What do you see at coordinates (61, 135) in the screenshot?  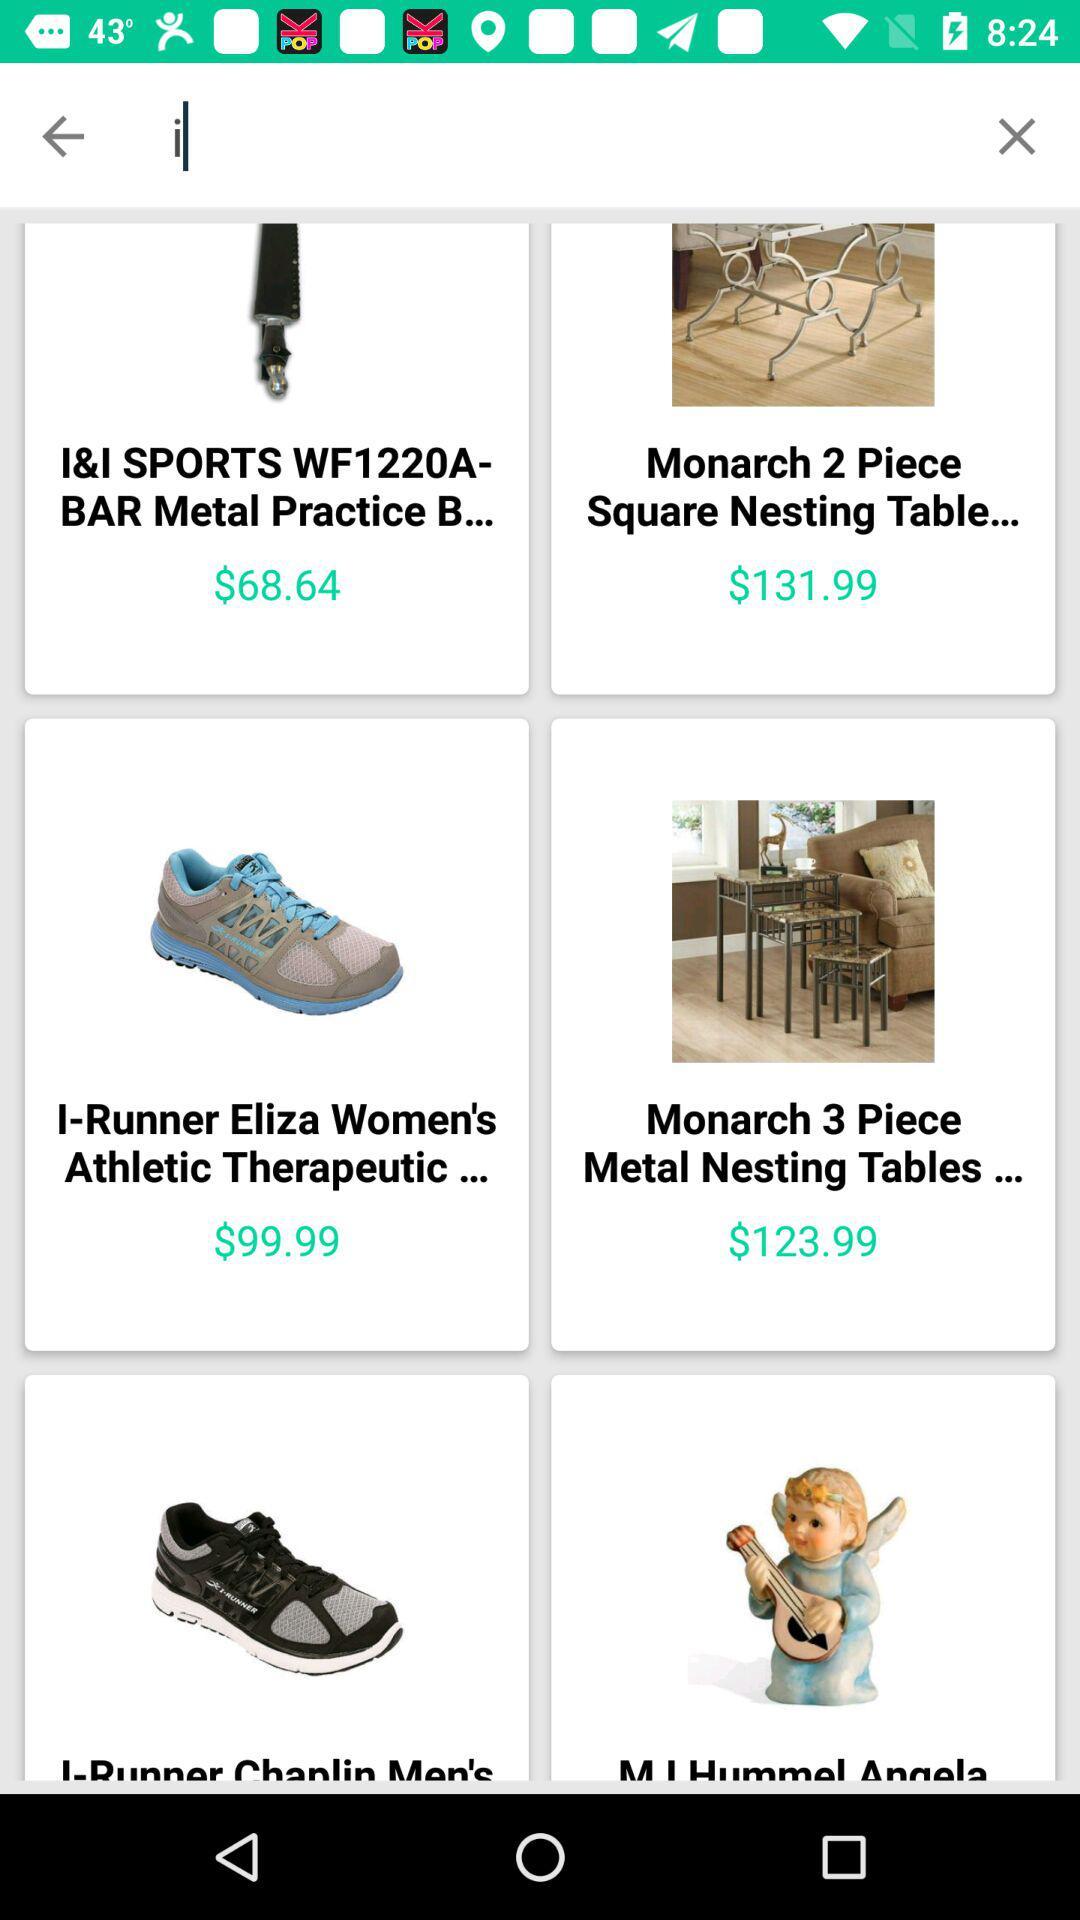 I see `the arrow_backward icon` at bounding box center [61, 135].